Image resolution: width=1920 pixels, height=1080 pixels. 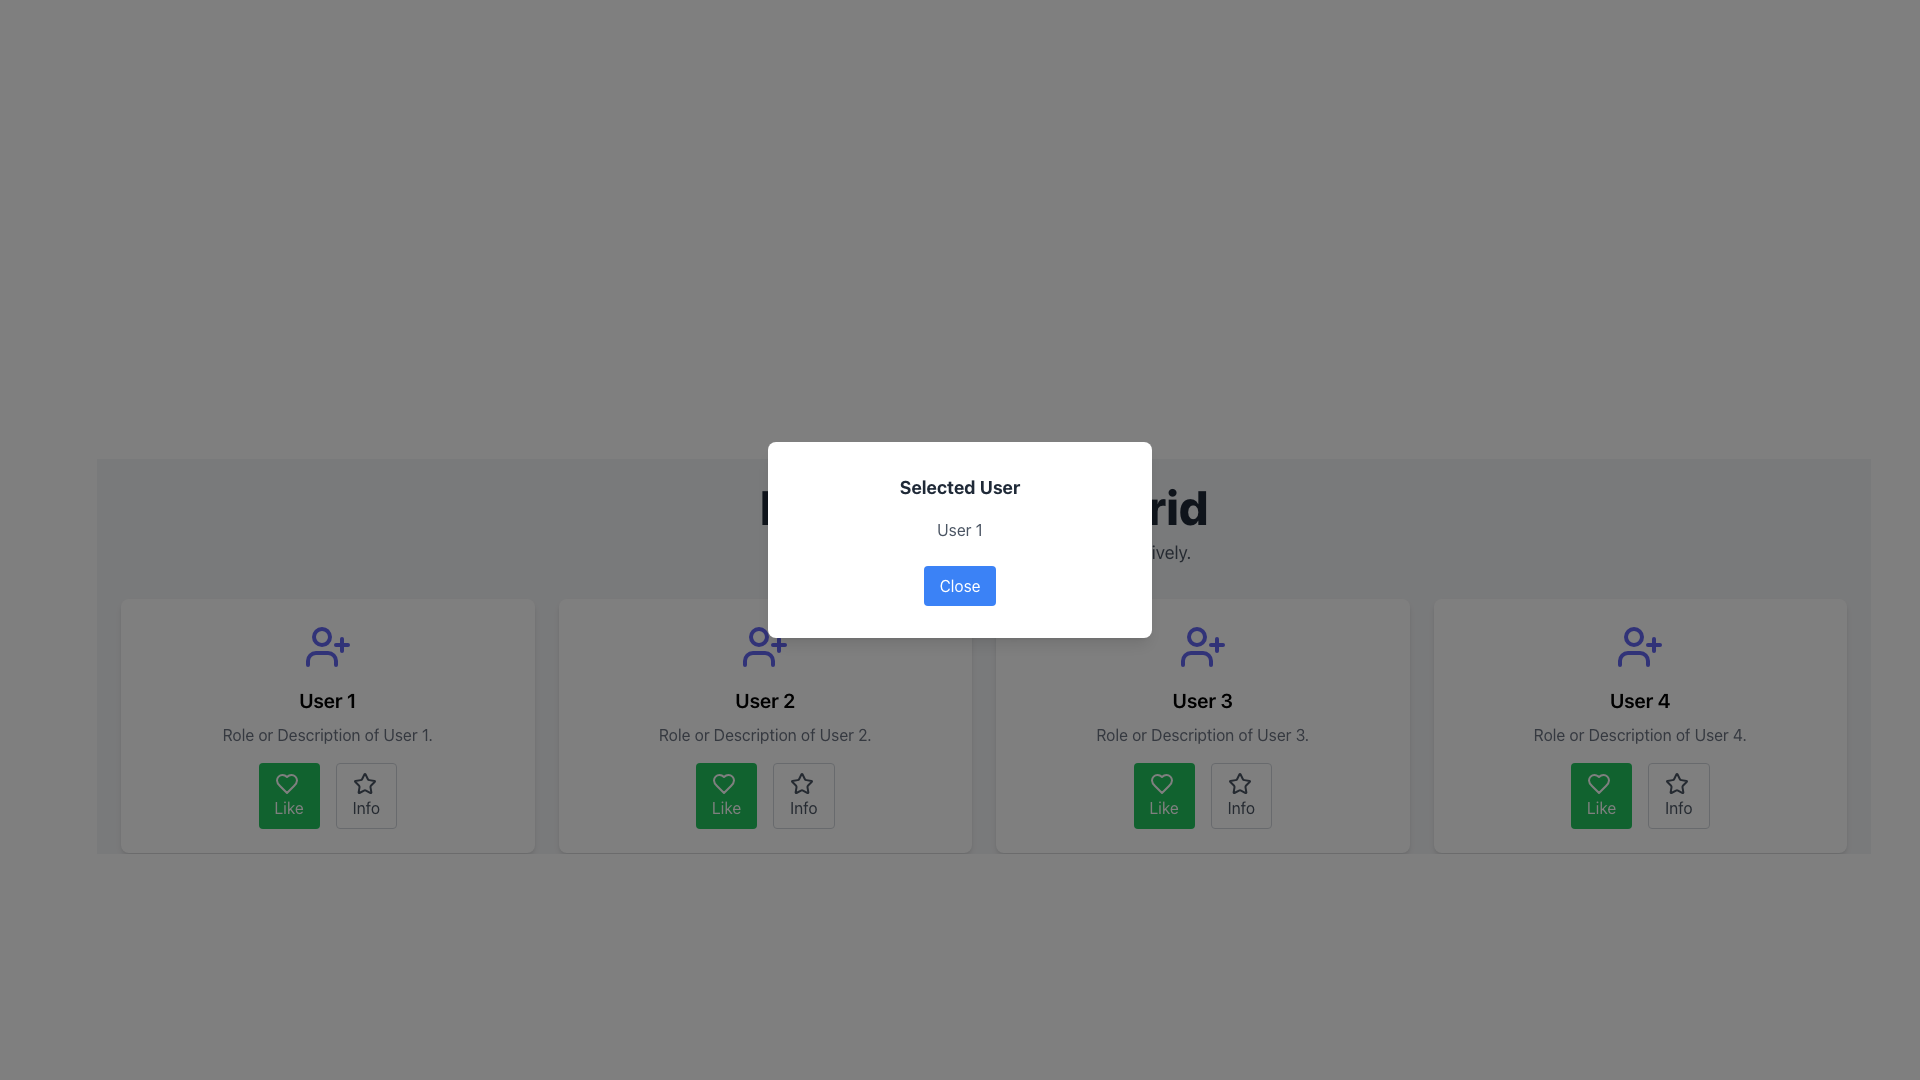 I want to click on the hollow star icon button located at the bottom-right corner of 'User 2's card, so click(x=802, y=782).